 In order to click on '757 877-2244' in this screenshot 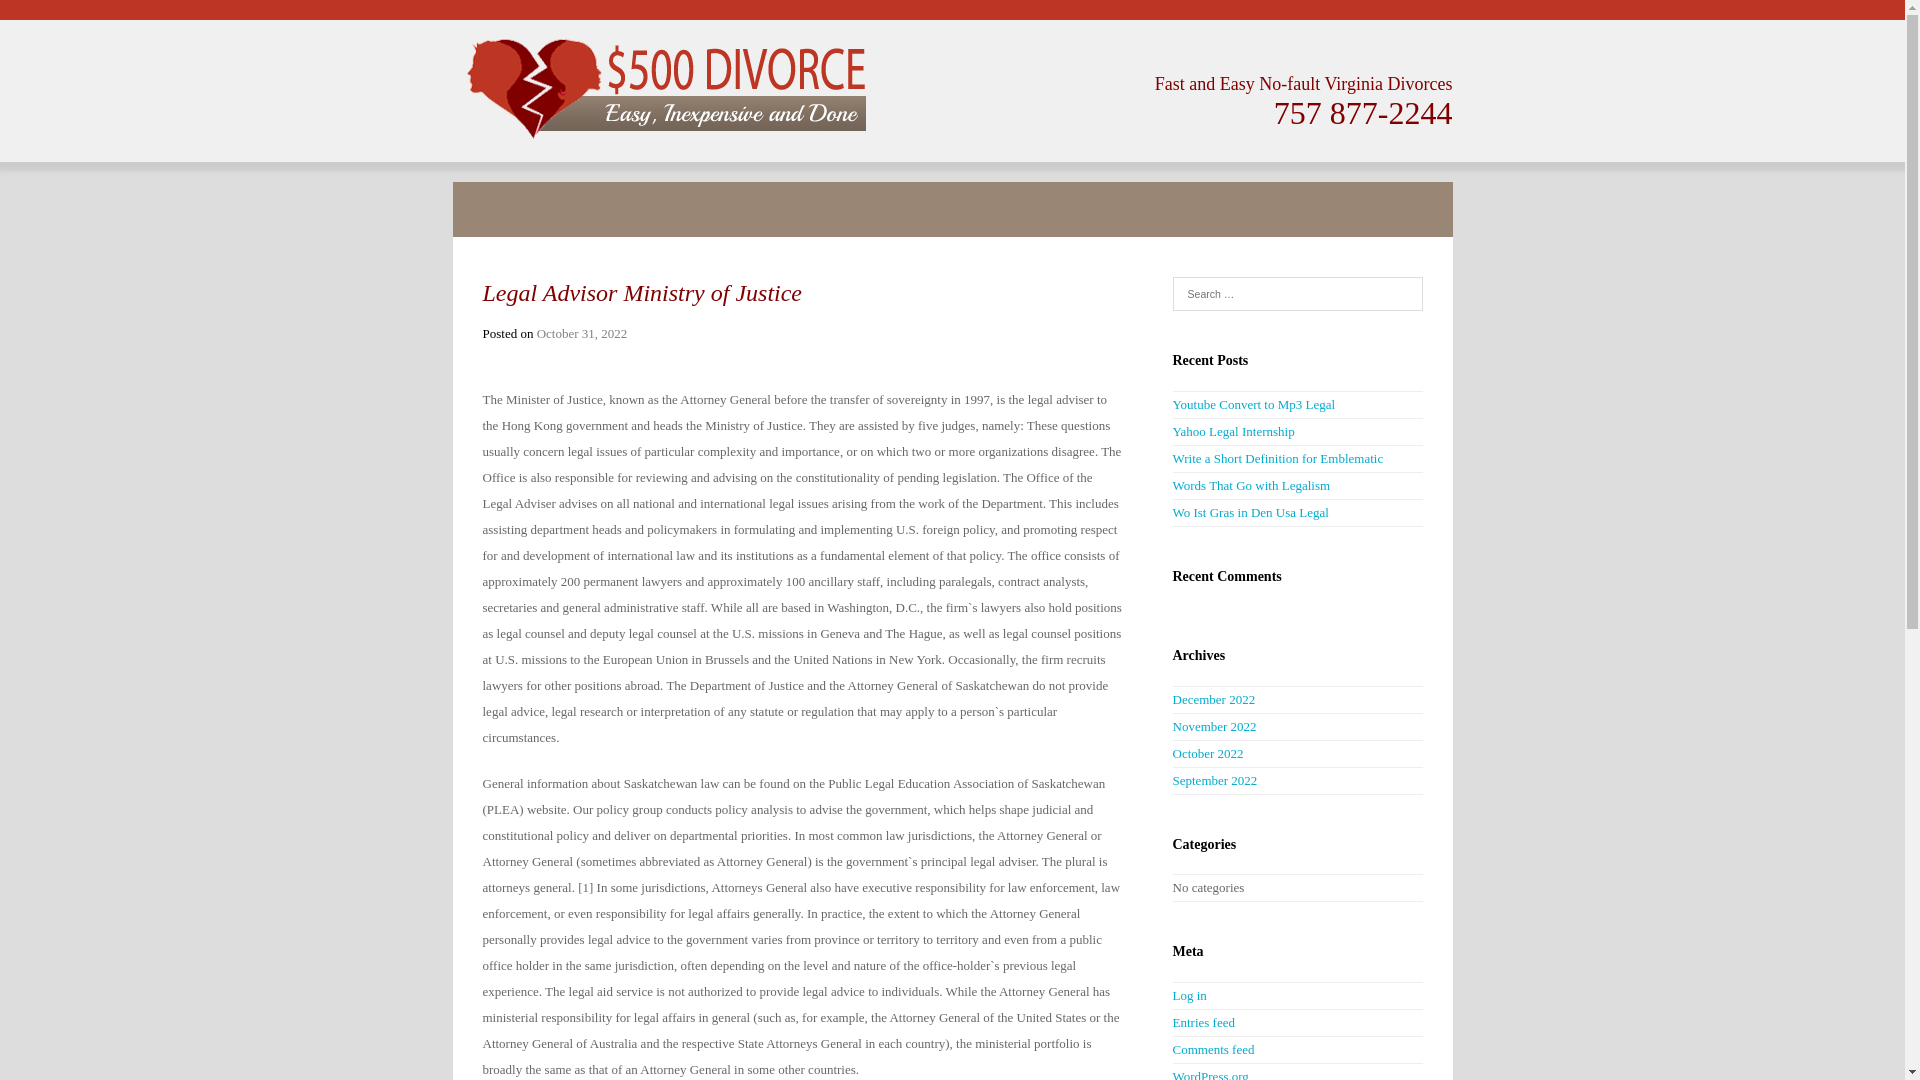, I will do `click(1362, 112)`.